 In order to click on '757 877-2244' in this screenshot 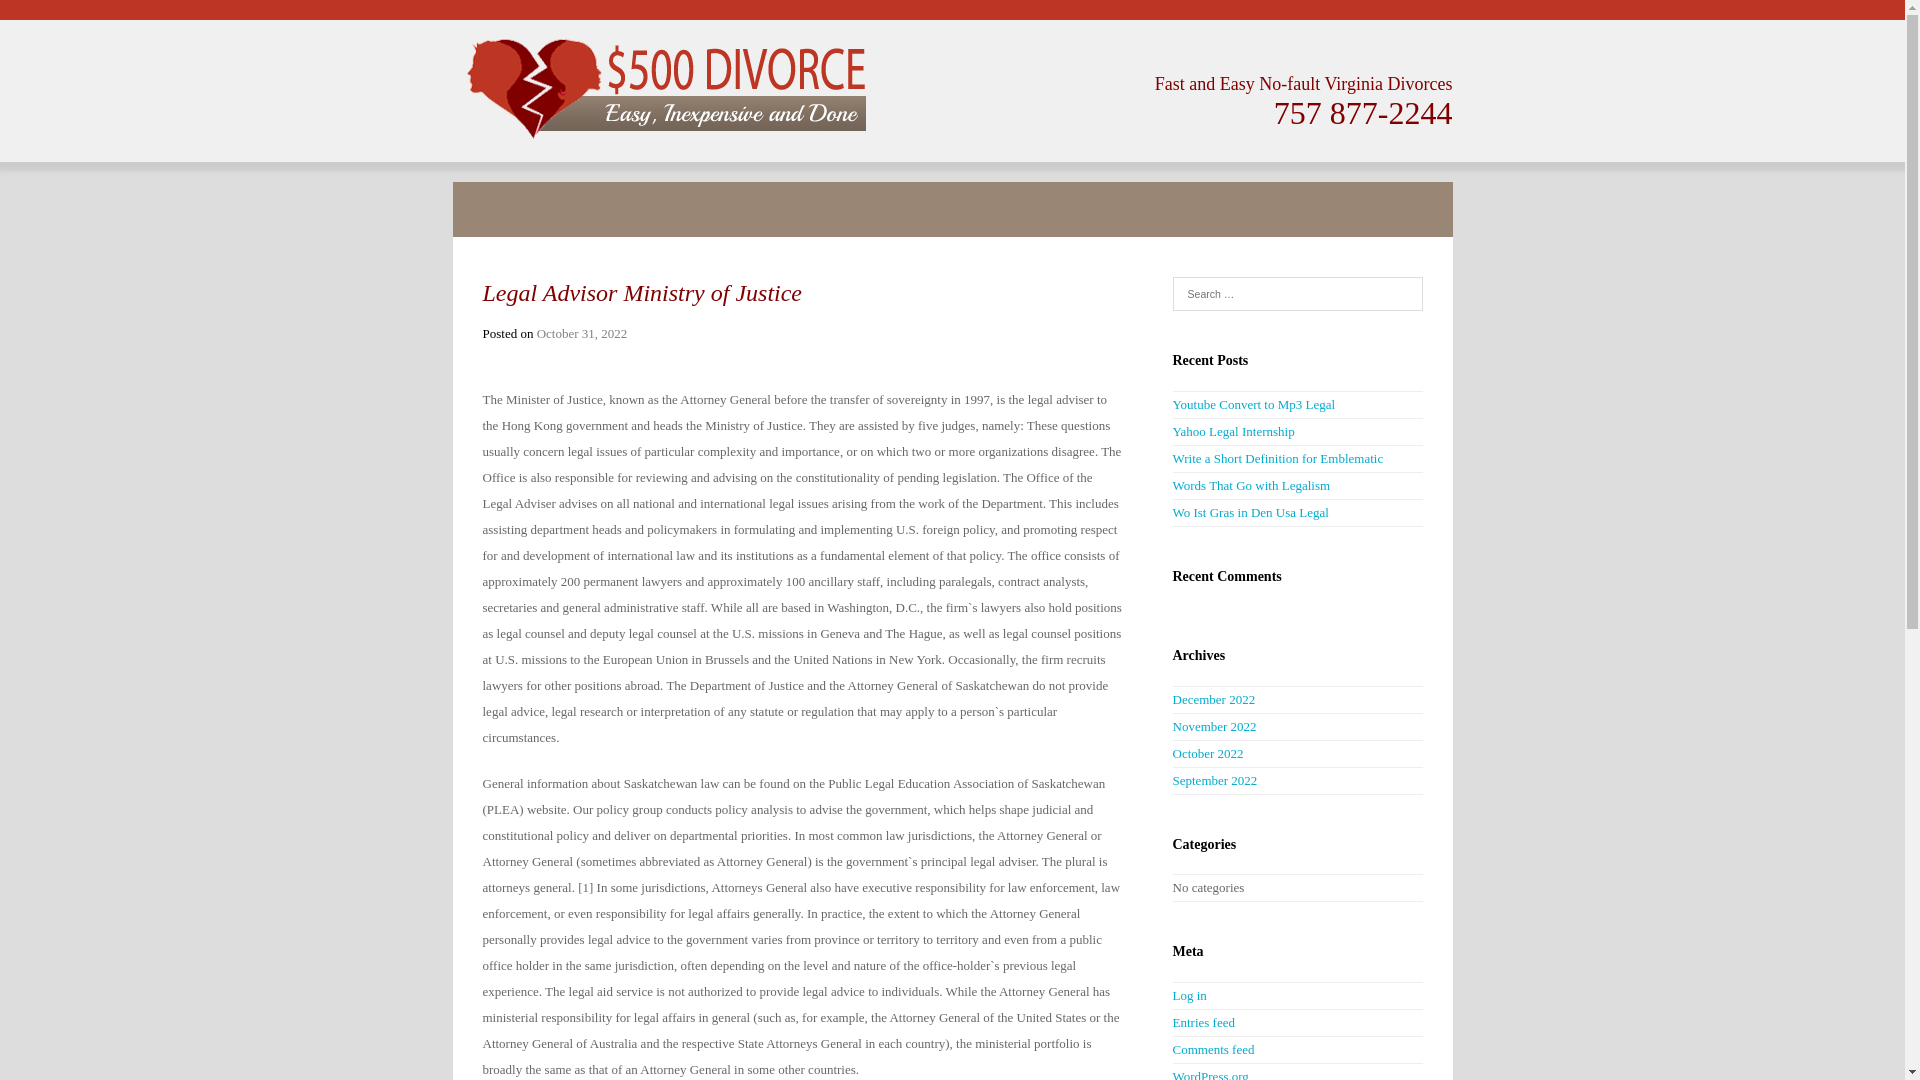, I will do `click(1362, 112)`.